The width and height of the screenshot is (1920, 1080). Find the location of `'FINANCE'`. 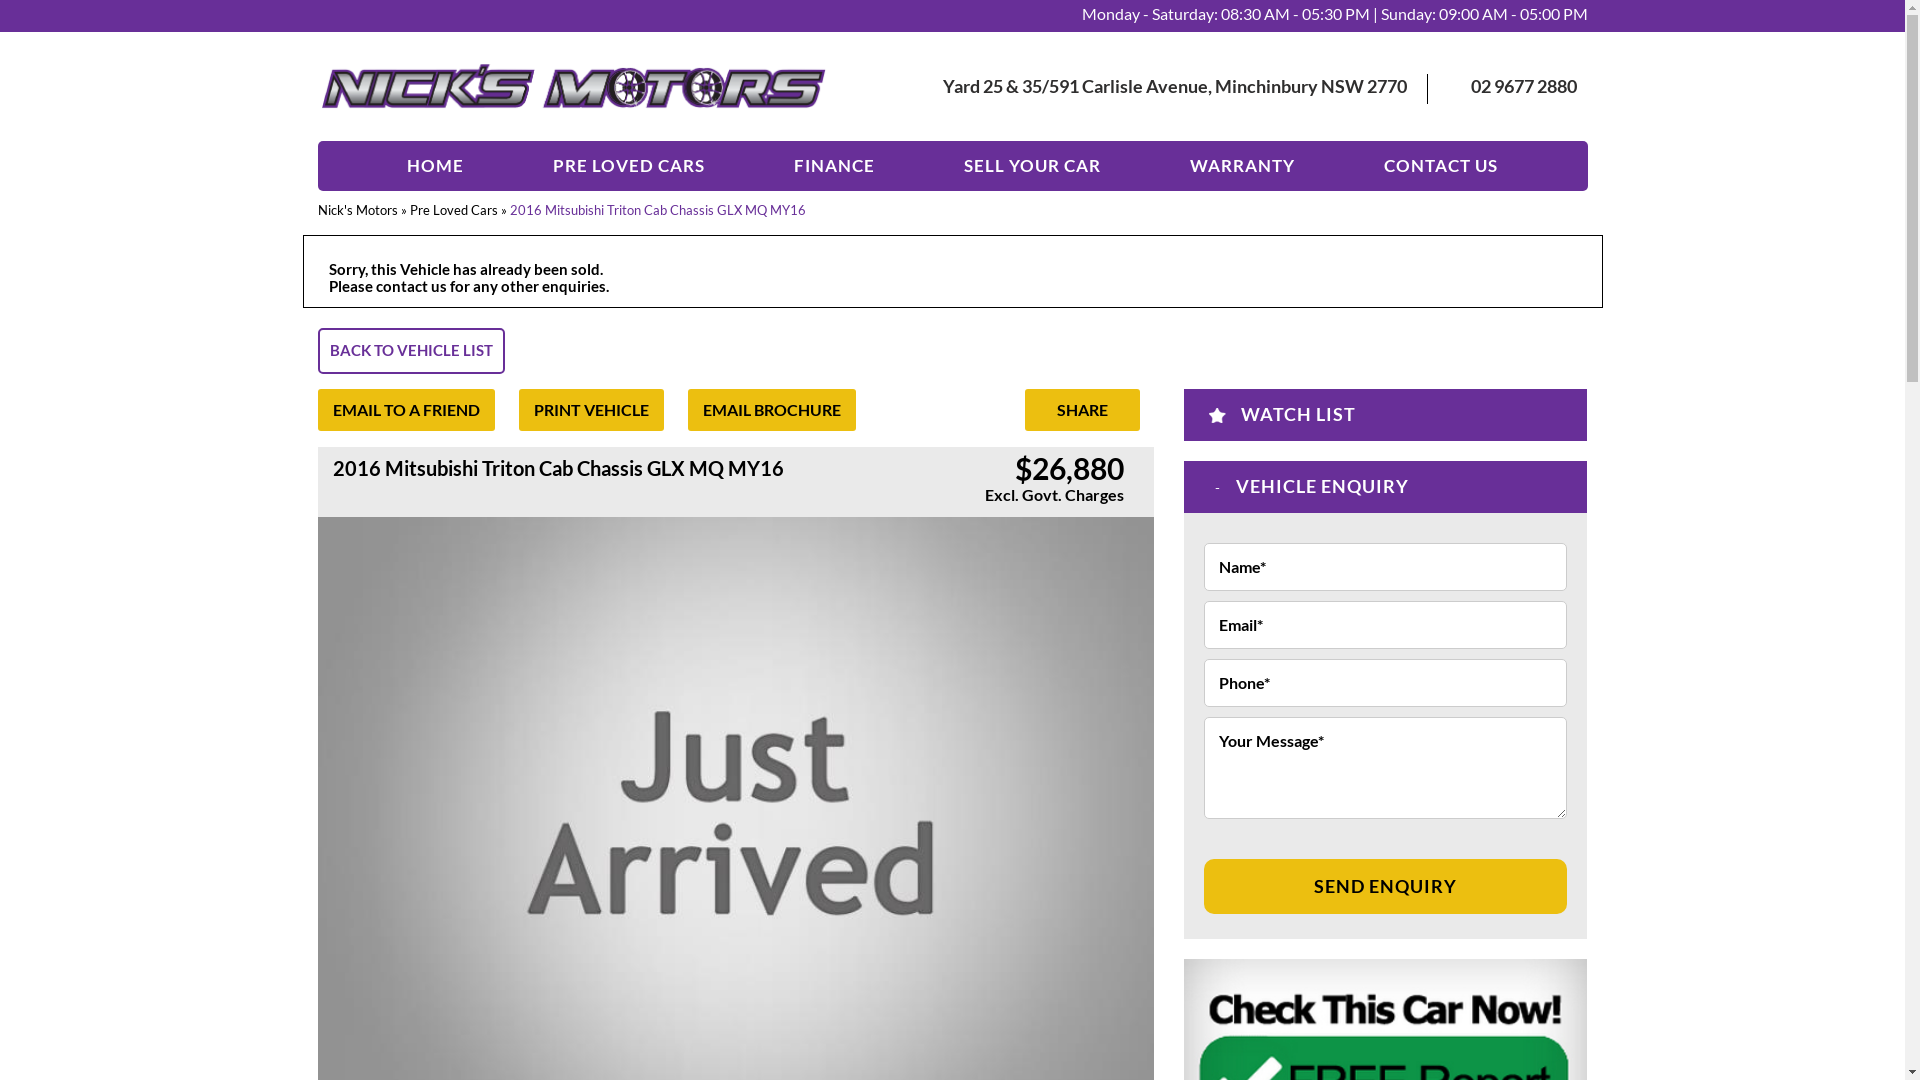

'FINANCE' is located at coordinates (834, 164).